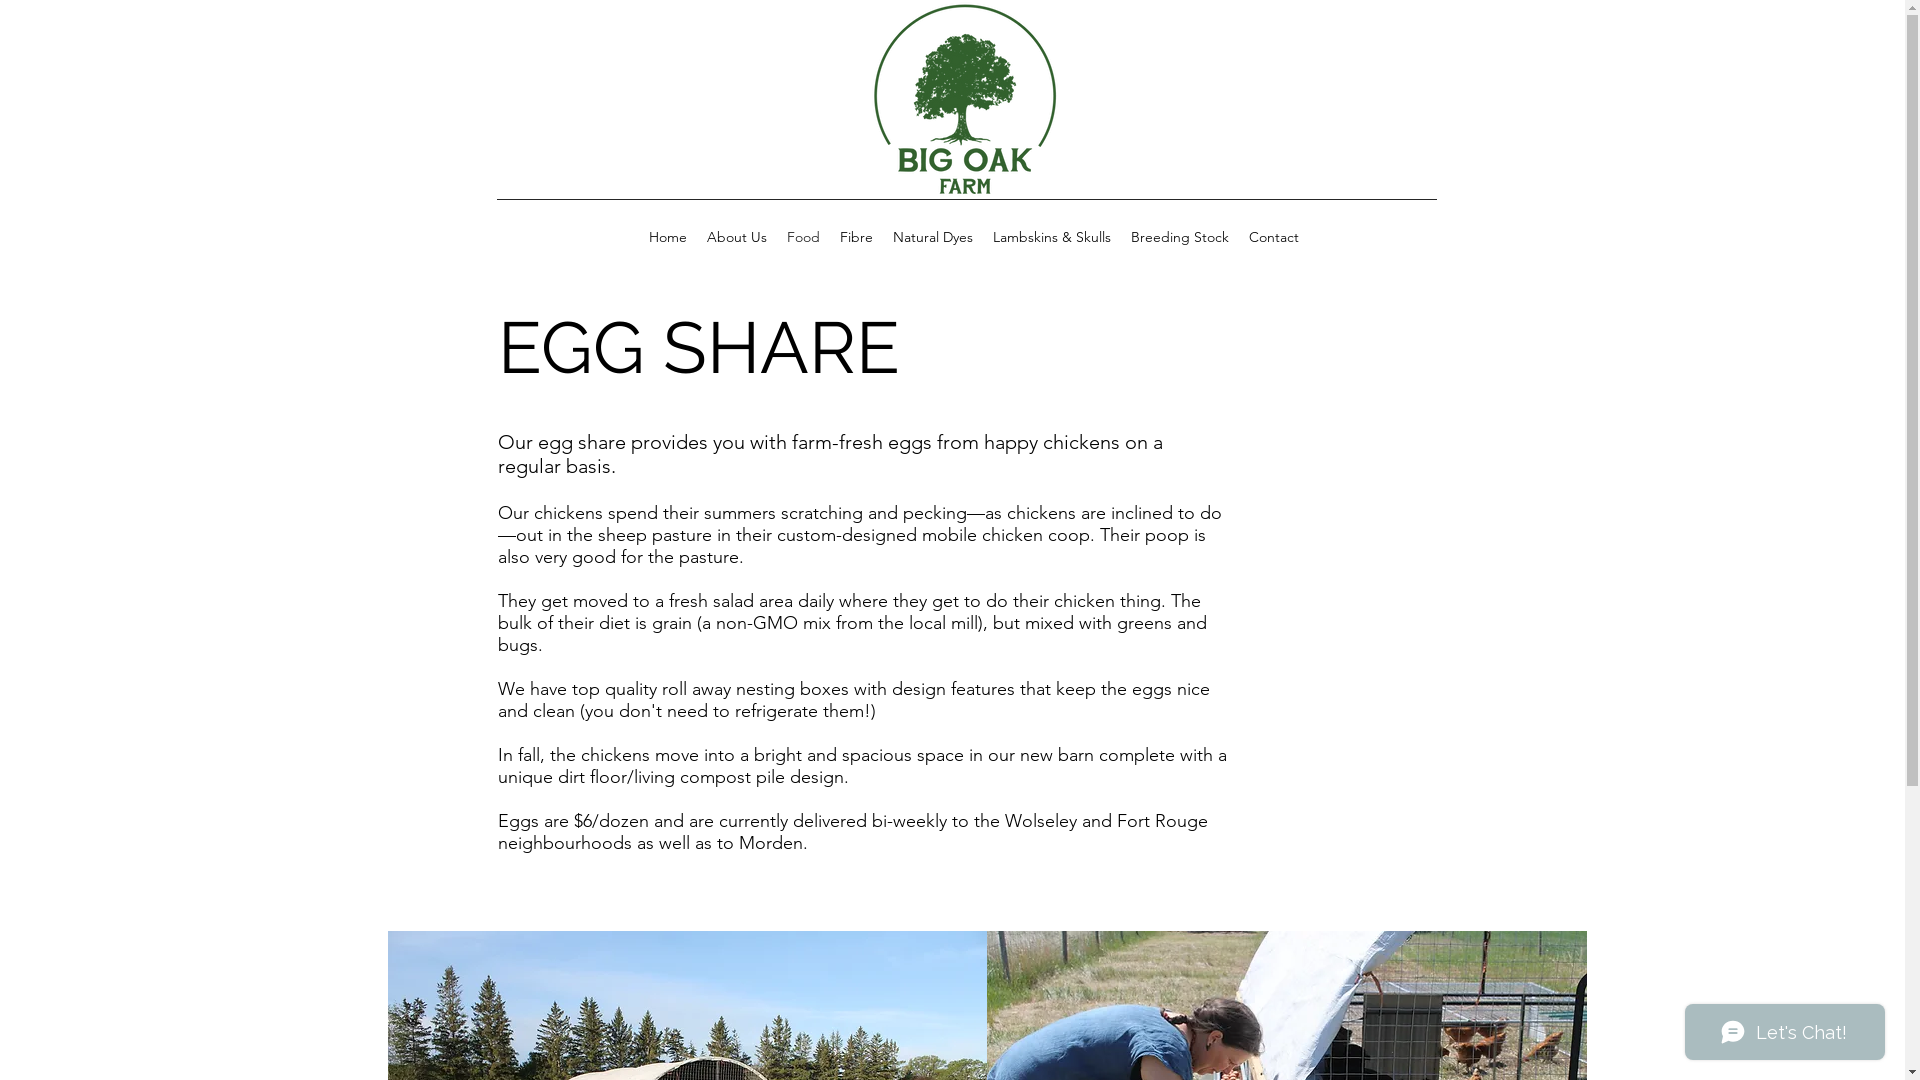  What do you see at coordinates (881, 235) in the screenshot?
I see `'Natural Dyes'` at bounding box center [881, 235].